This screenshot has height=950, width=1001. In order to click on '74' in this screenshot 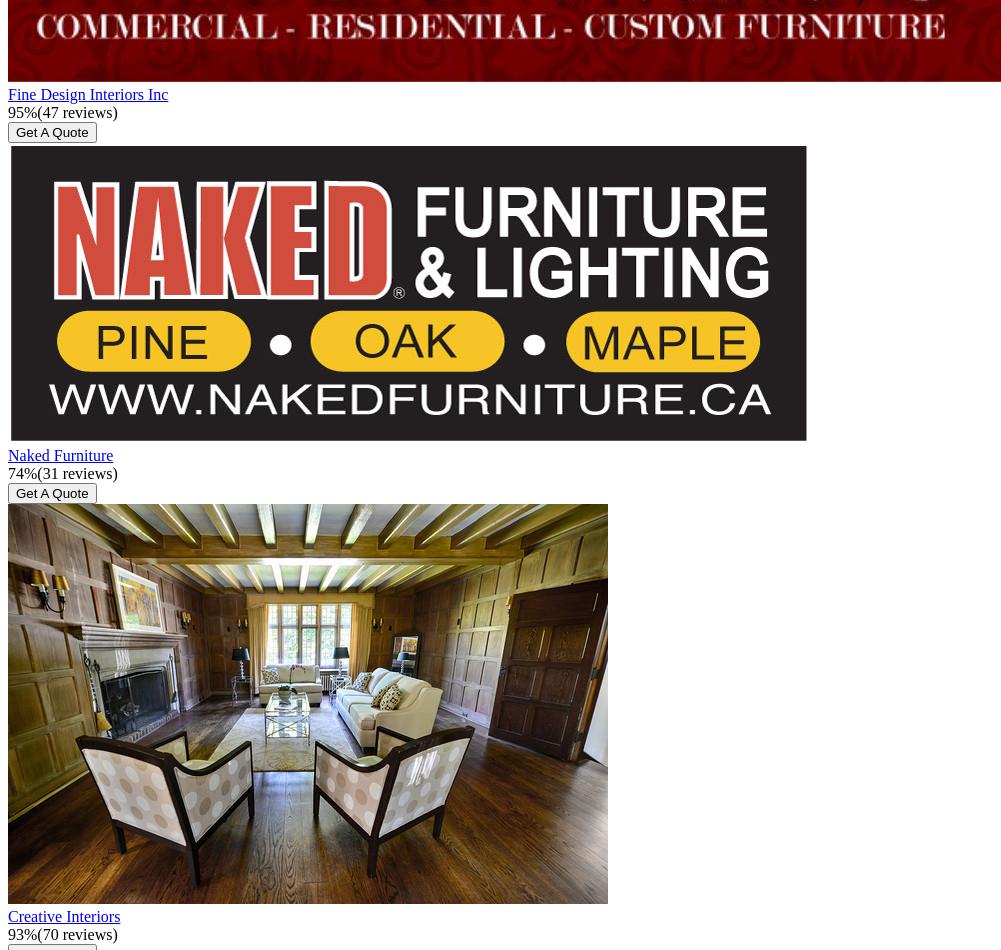, I will do `click(8, 471)`.